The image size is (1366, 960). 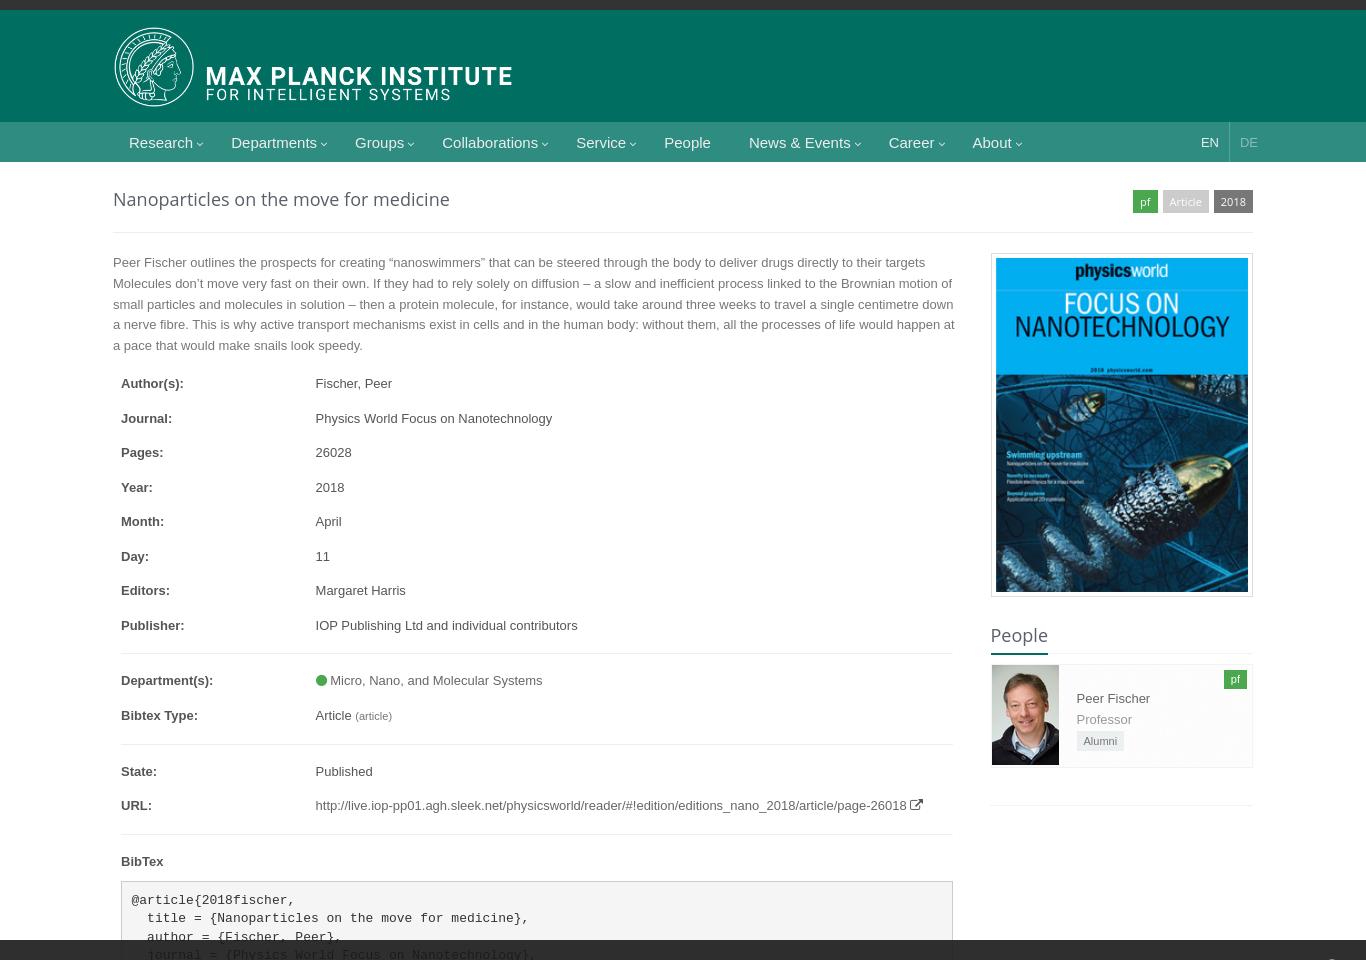 What do you see at coordinates (314, 623) in the screenshot?
I see `'IOP Publishing Ltd and individual contributors'` at bounding box center [314, 623].